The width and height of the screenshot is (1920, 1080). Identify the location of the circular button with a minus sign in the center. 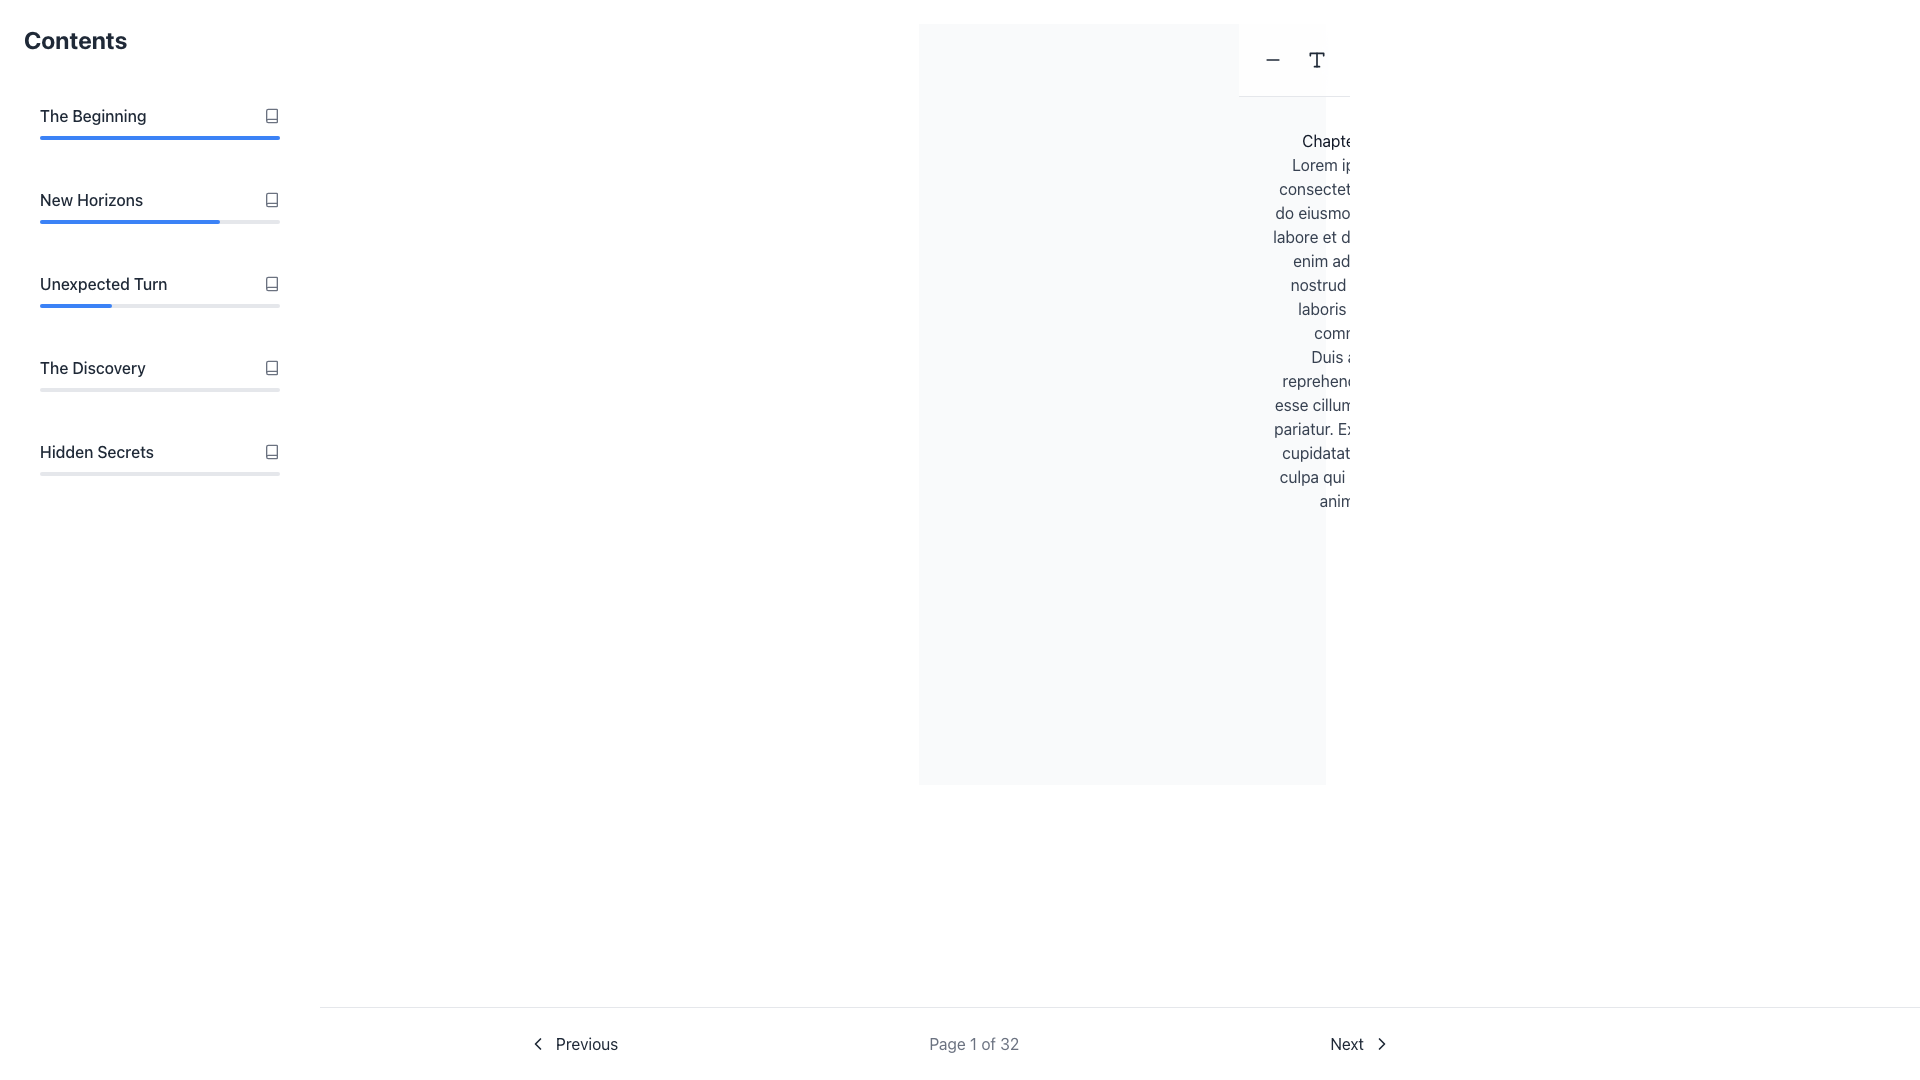
(1271, 59).